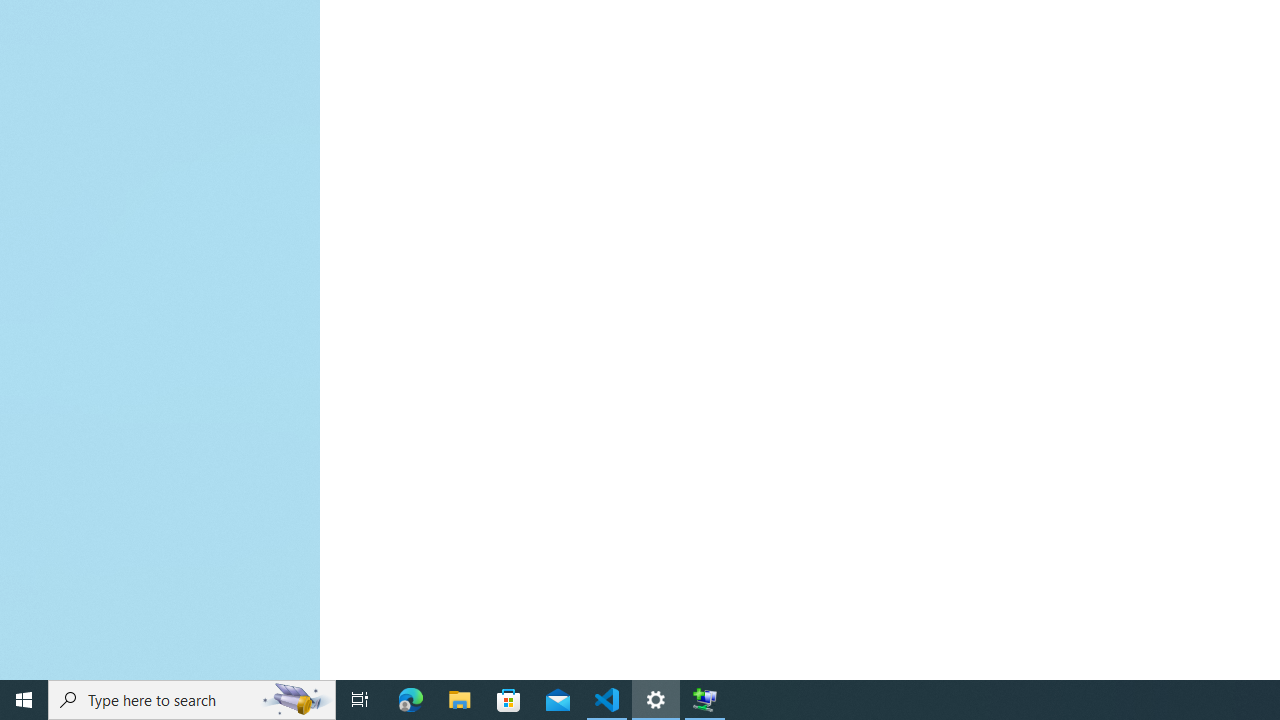 This screenshot has width=1280, height=720. Describe the element at coordinates (705, 698) in the screenshot. I see `'Extensible Wizards Host Process - 1 running window'` at that location.